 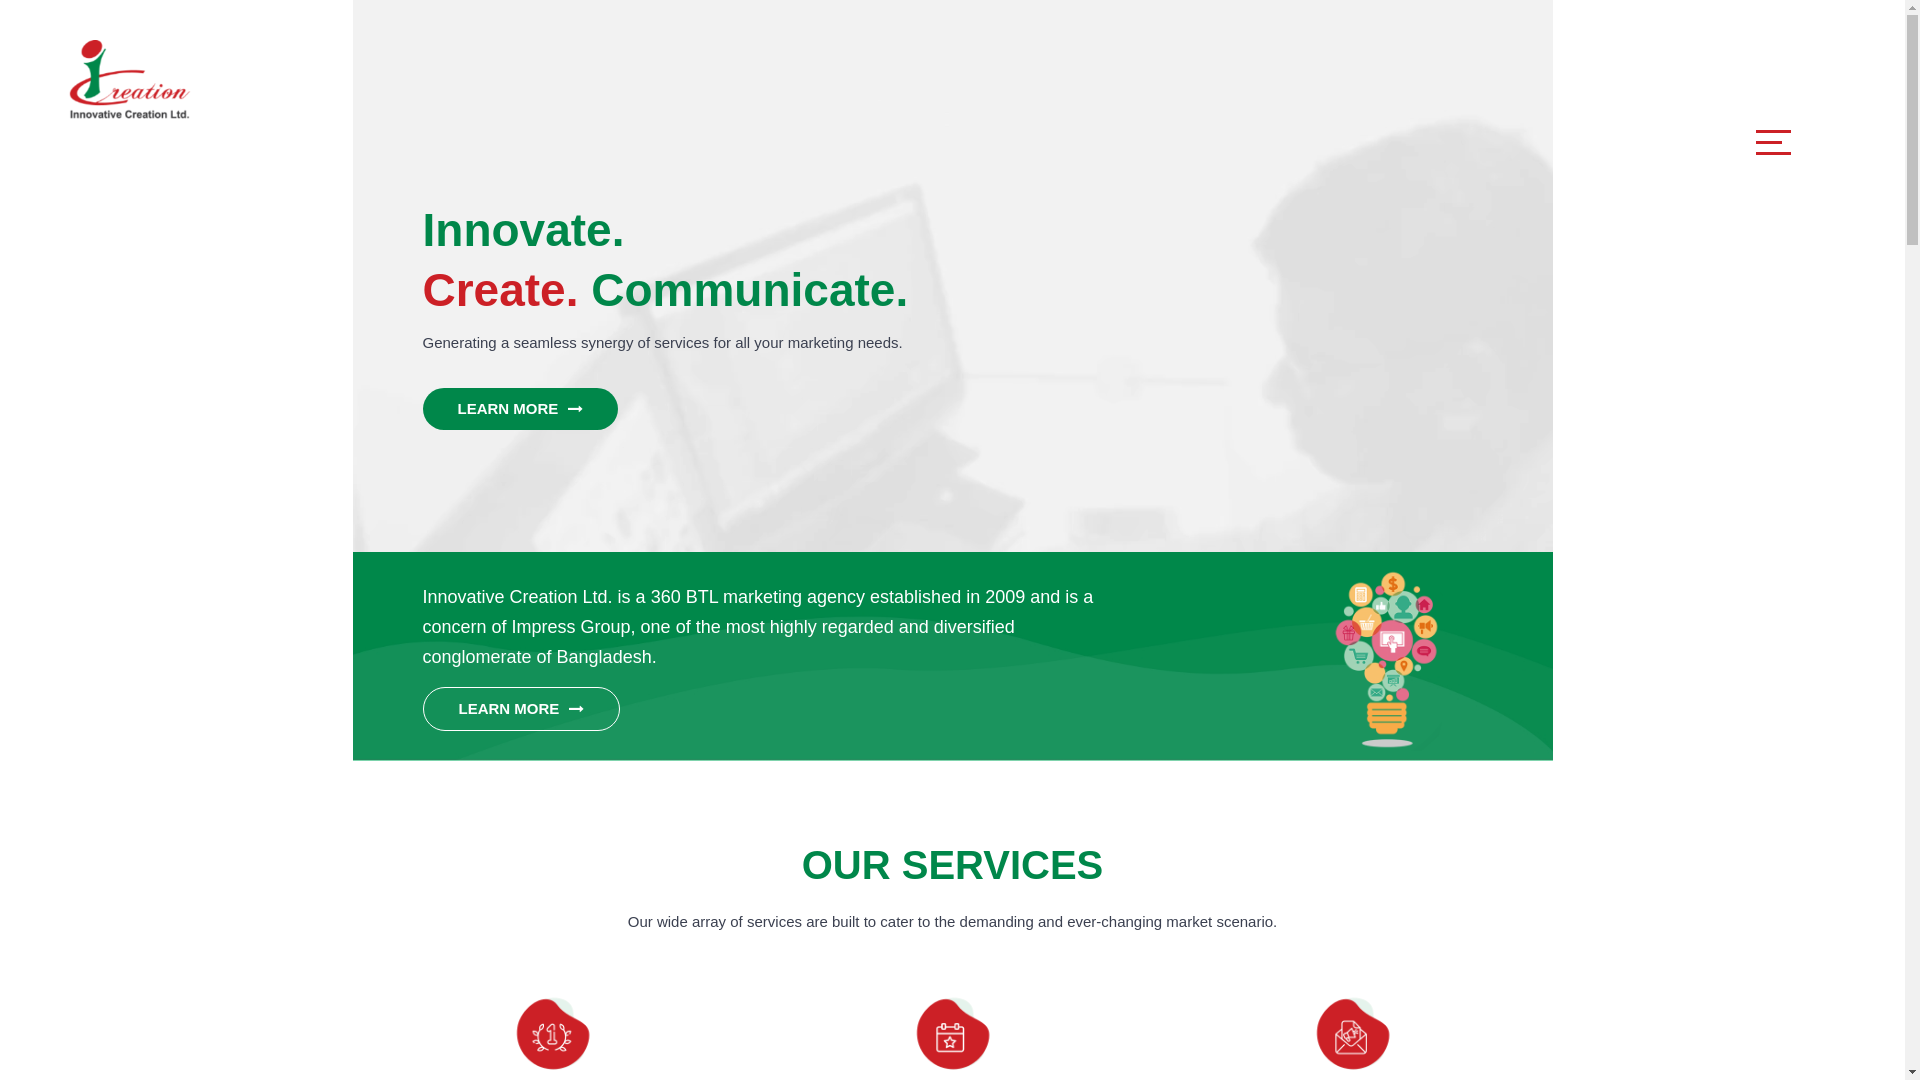 I want to click on 'LEARN MORE', so click(x=519, y=407).